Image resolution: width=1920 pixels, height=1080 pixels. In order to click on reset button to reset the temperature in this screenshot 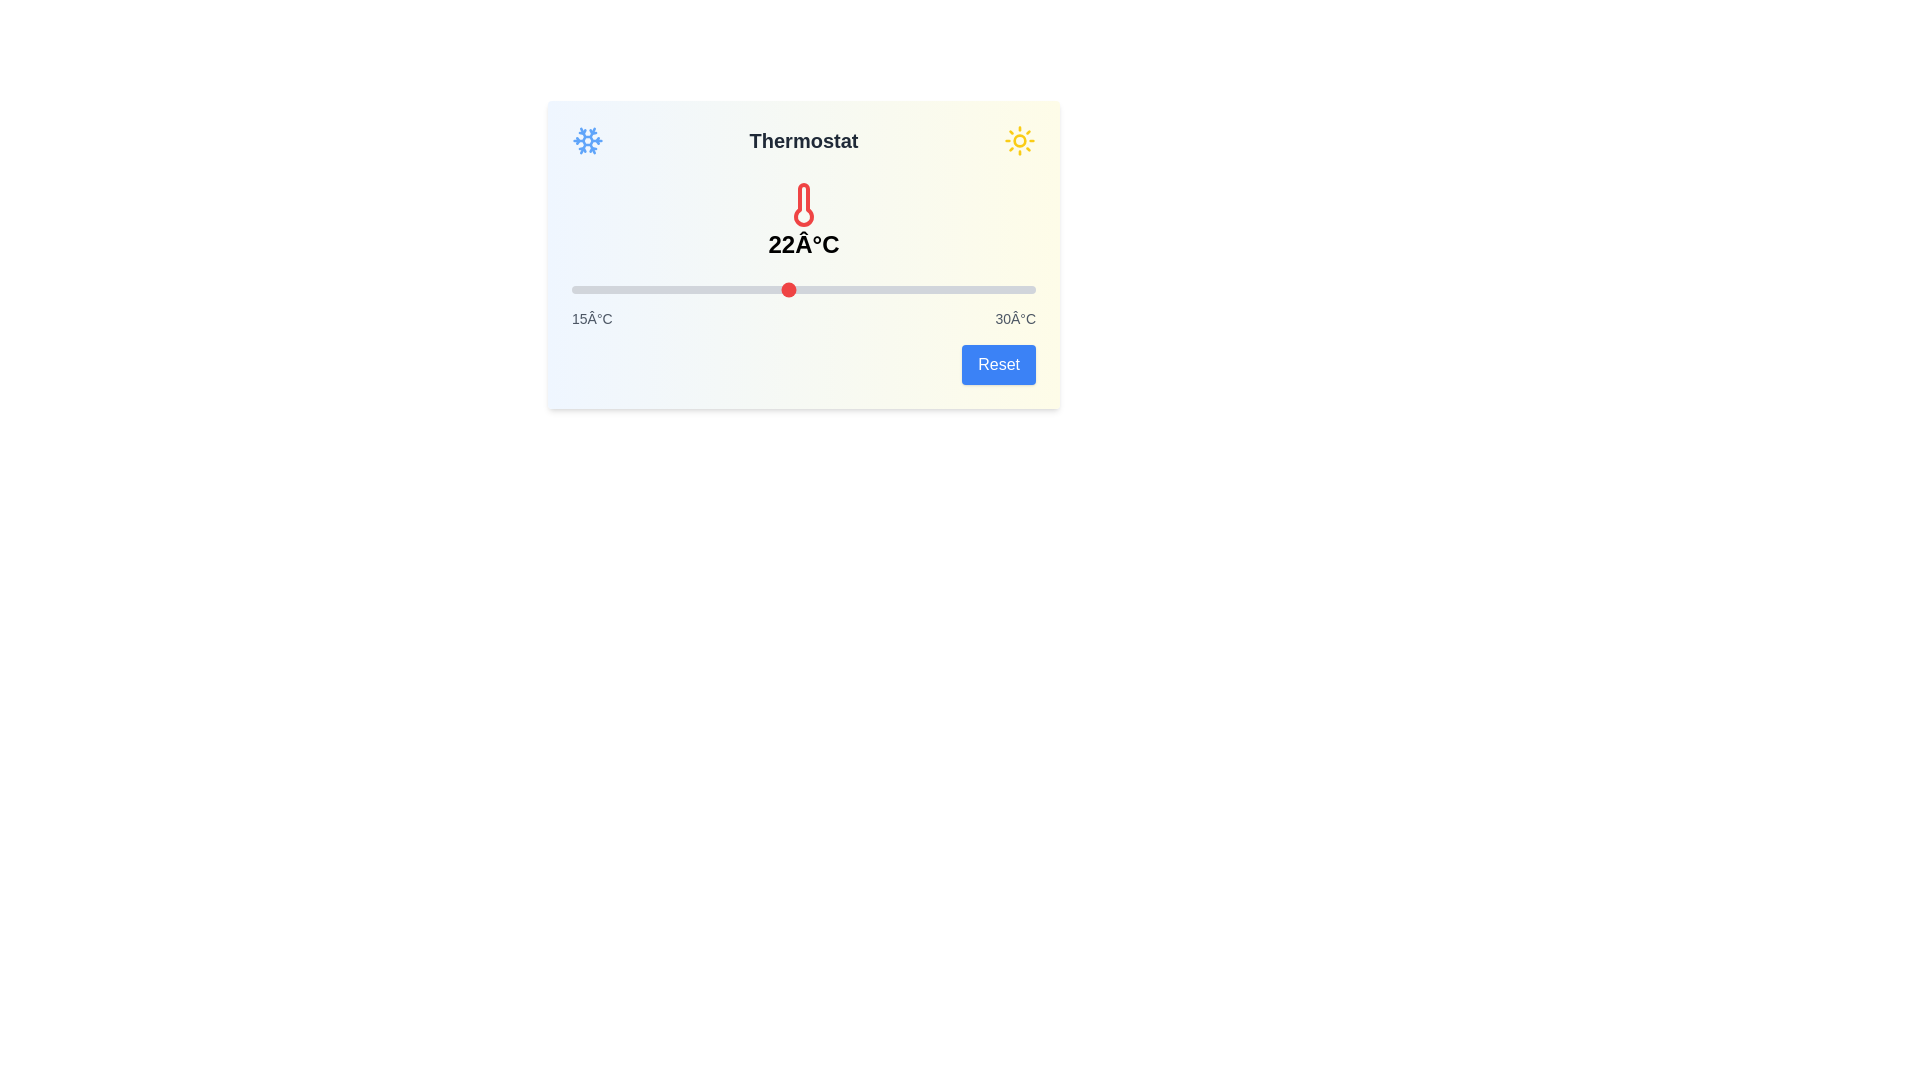, I will do `click(998, 365)`.